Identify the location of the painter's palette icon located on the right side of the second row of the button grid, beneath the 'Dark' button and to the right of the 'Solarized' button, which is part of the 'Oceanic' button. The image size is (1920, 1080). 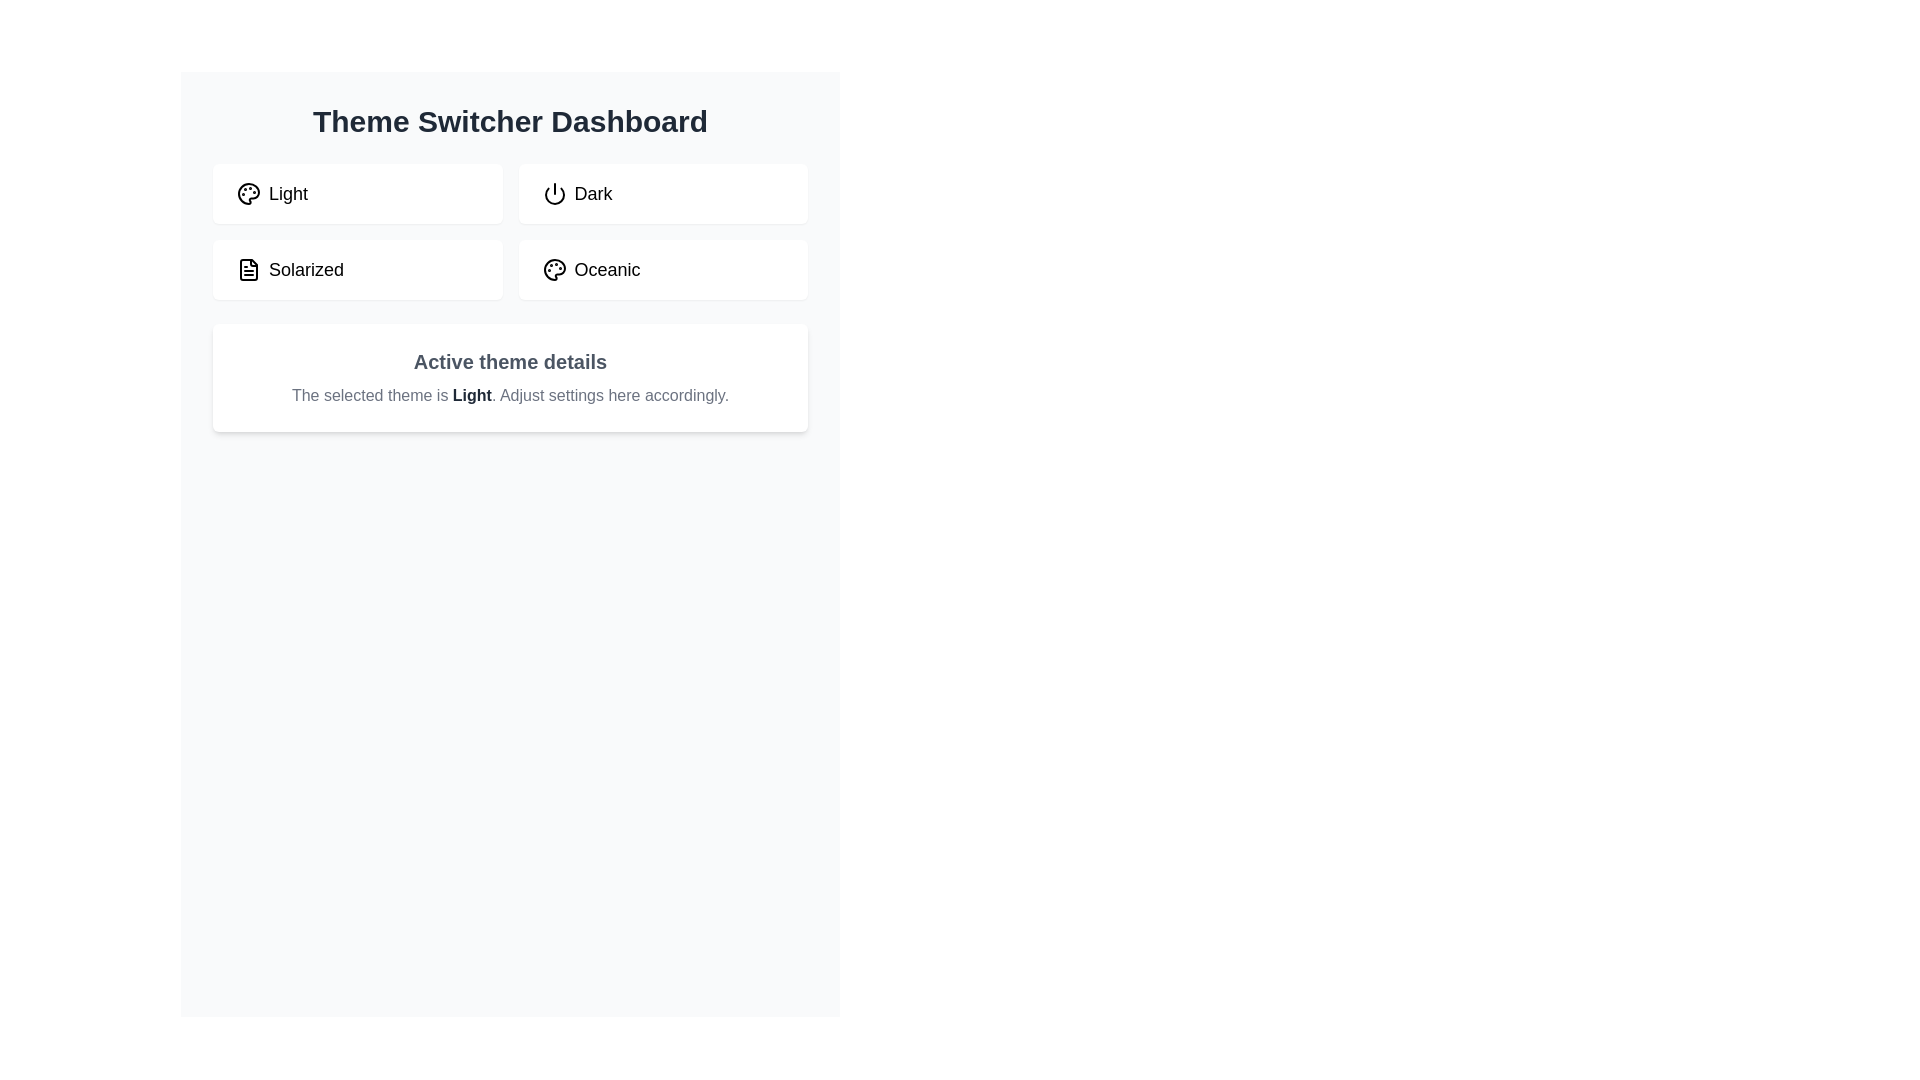
(554, 270).